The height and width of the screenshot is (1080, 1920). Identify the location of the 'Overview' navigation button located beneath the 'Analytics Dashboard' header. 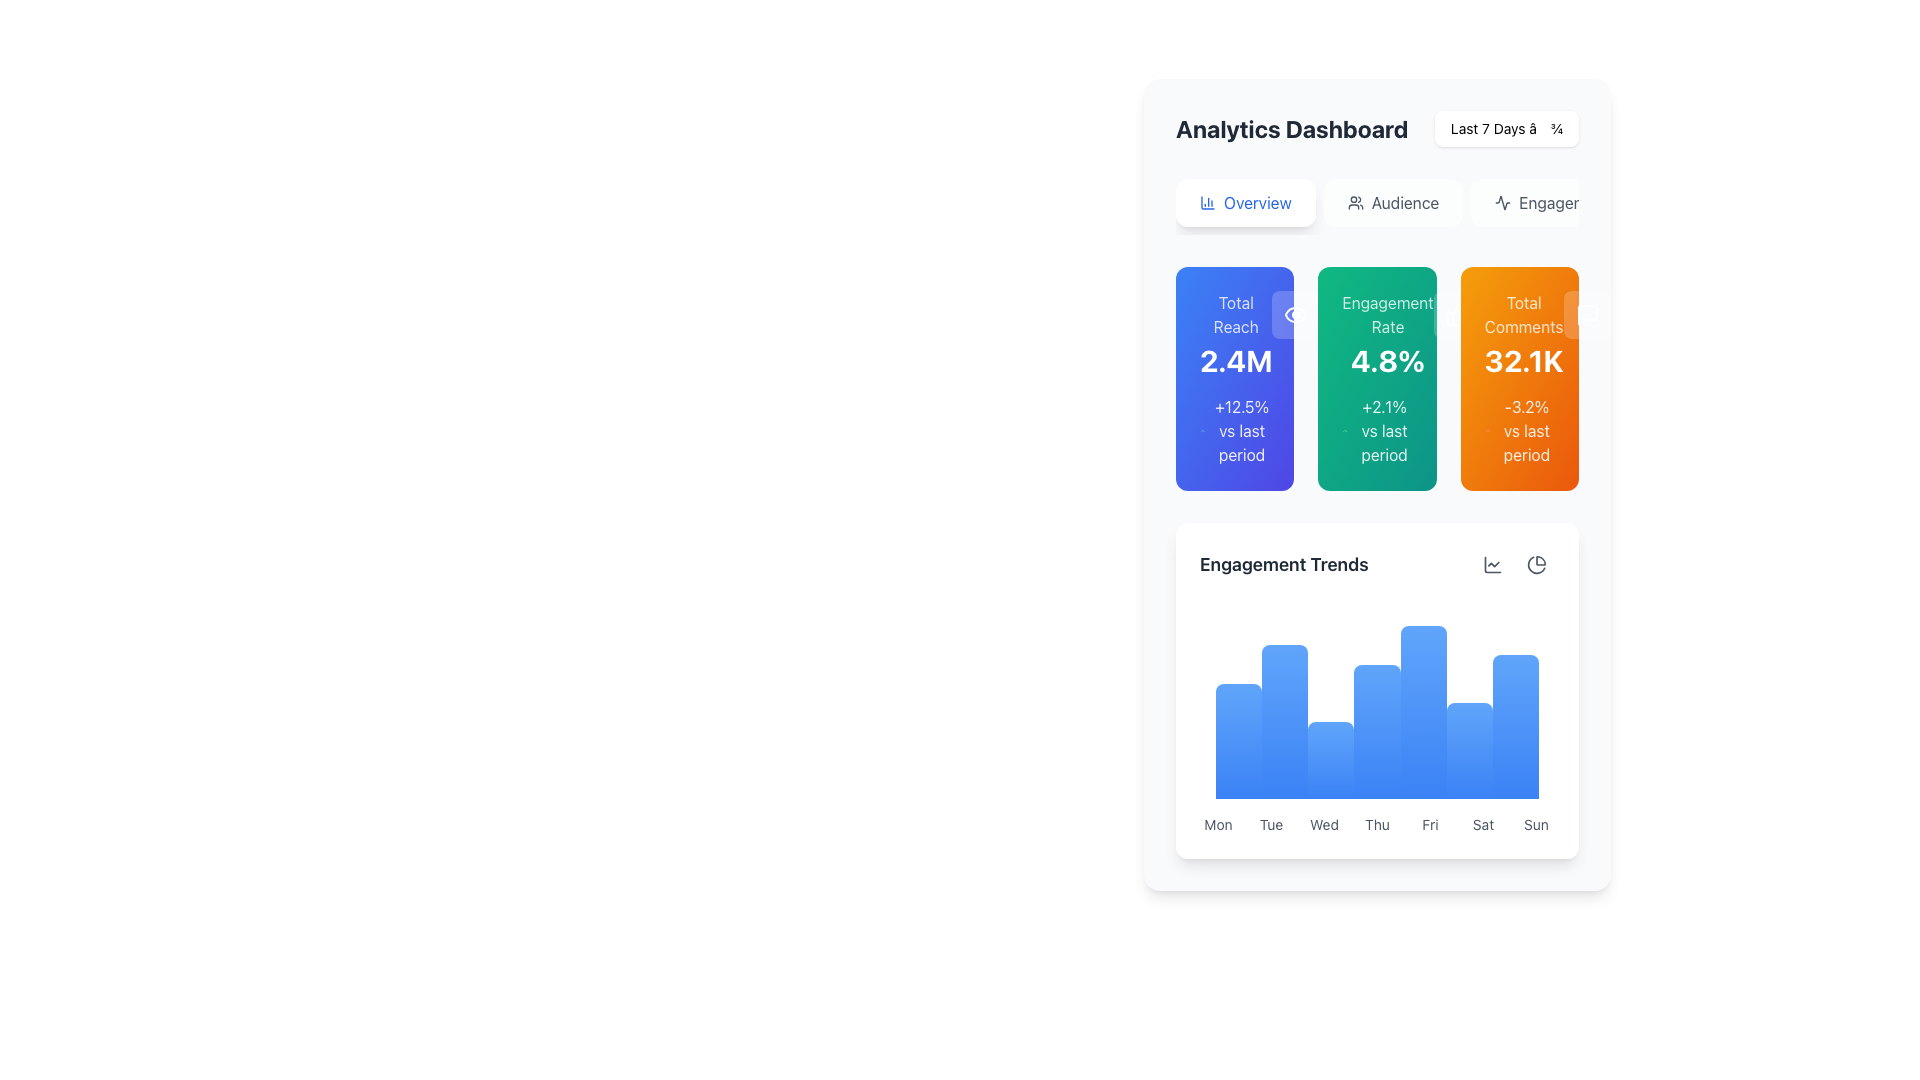
(1244, 203).